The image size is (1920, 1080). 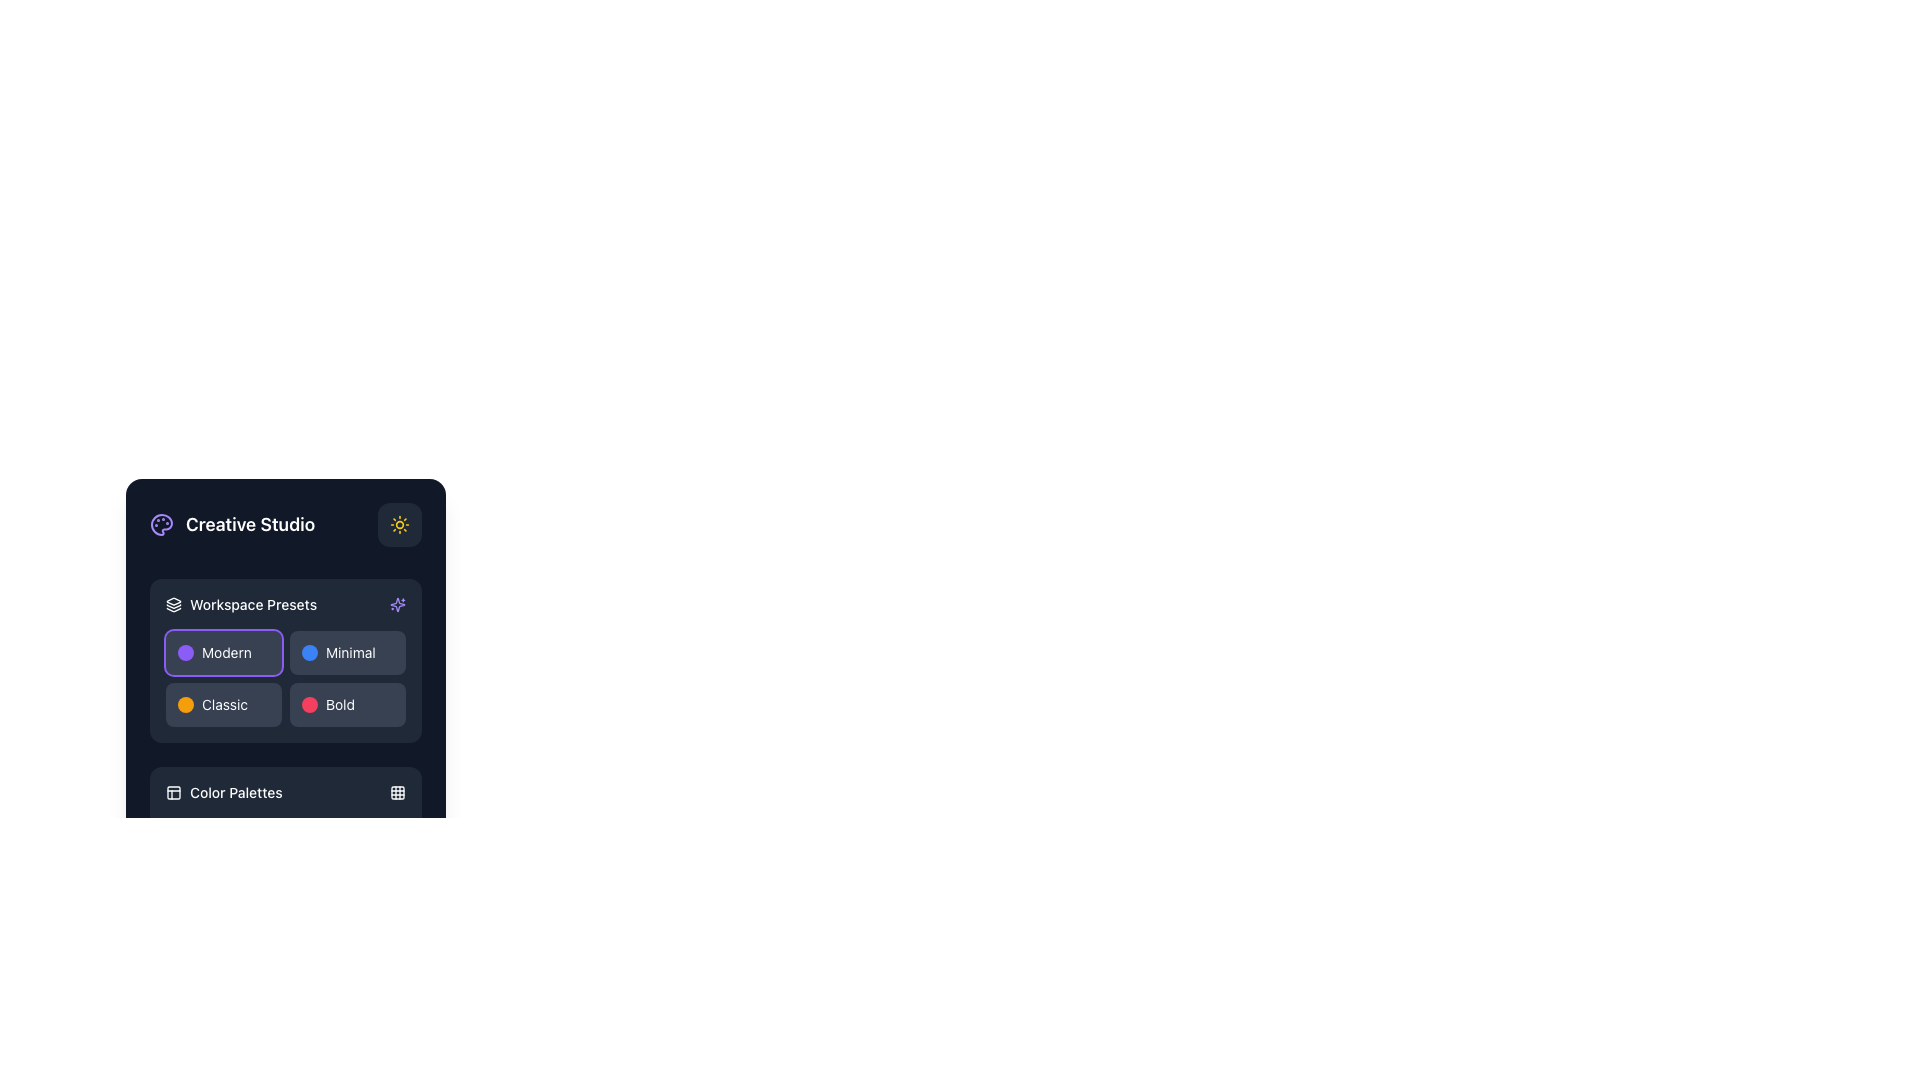 I want to click on text label that describes the 'Color Palettes' section, positioned below the 'Workspace Presets' in the 'Creative Studio' panel, so click(x=236, y=792).